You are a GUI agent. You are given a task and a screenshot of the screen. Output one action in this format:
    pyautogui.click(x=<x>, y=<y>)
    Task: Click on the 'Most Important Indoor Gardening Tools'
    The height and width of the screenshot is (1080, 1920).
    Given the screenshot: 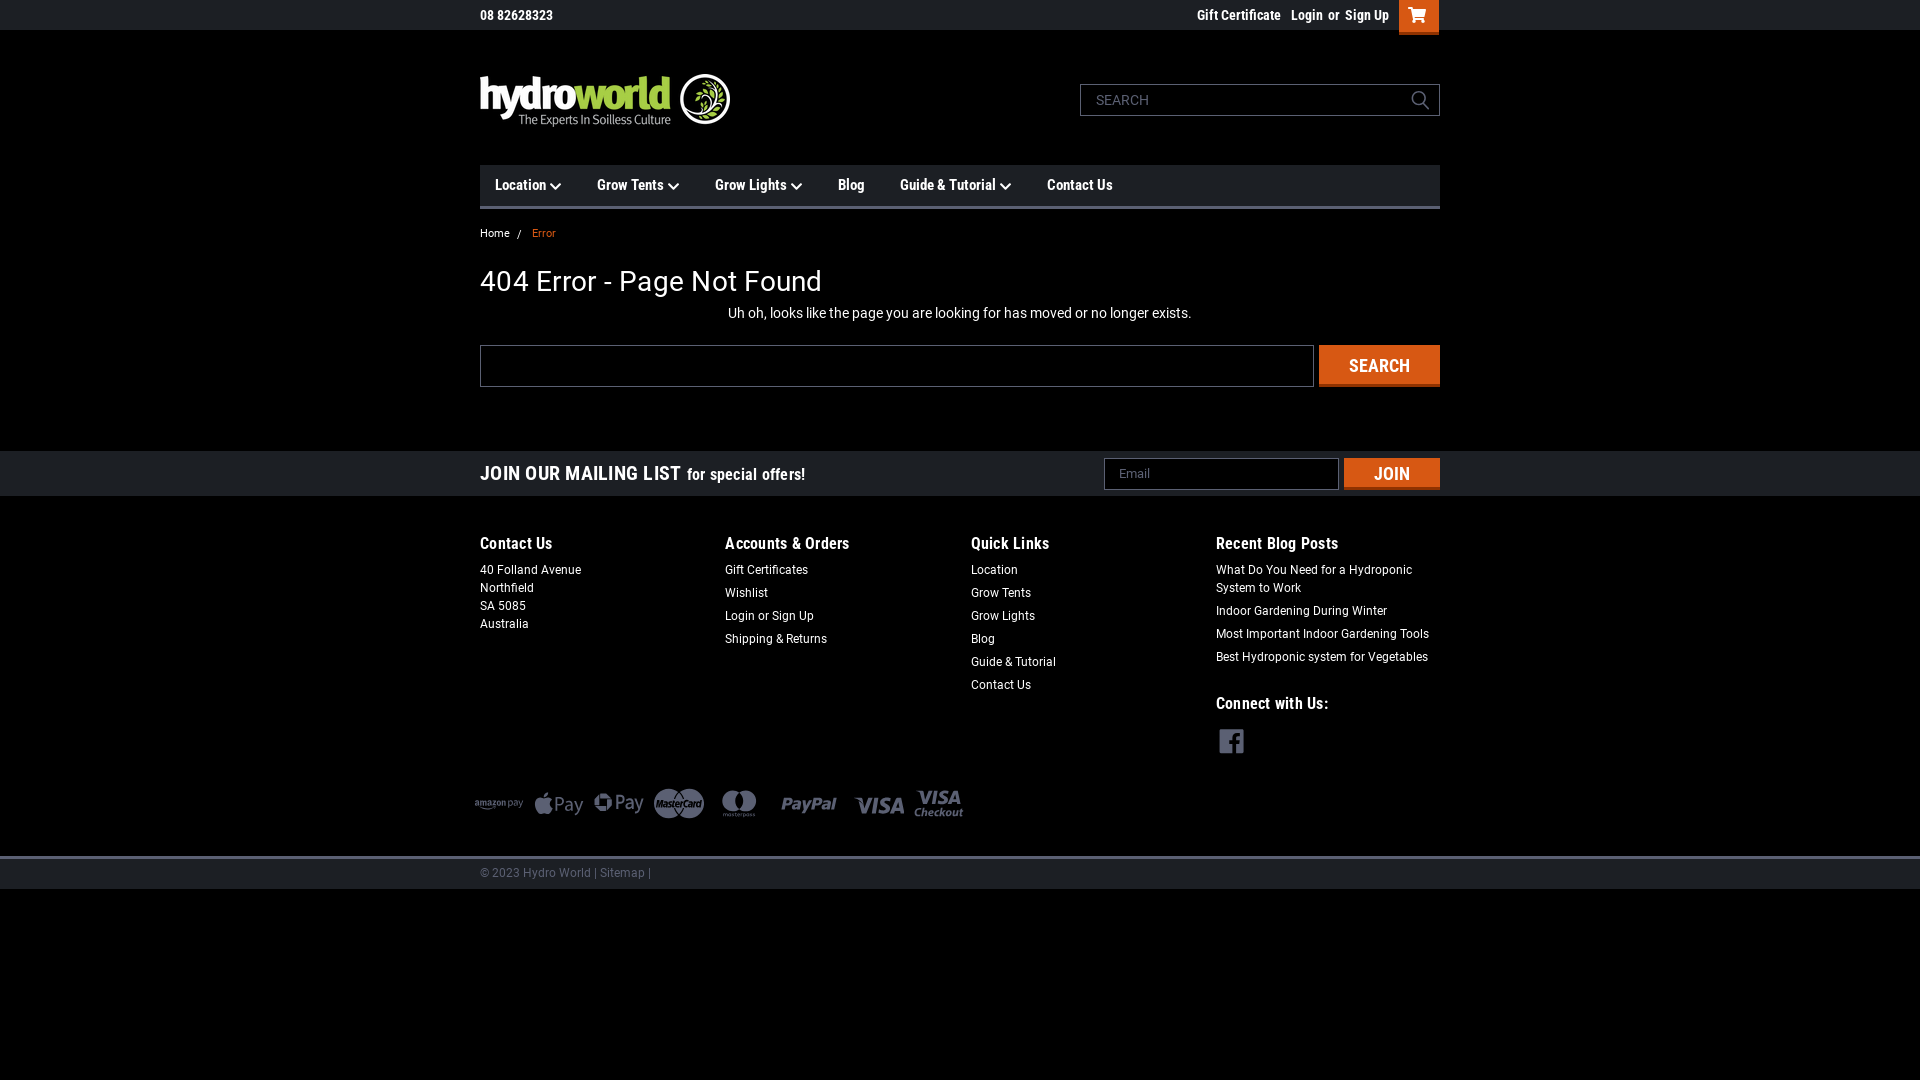 What is the action you would take?
    pyautogui.click(x=1322, y=632)
    